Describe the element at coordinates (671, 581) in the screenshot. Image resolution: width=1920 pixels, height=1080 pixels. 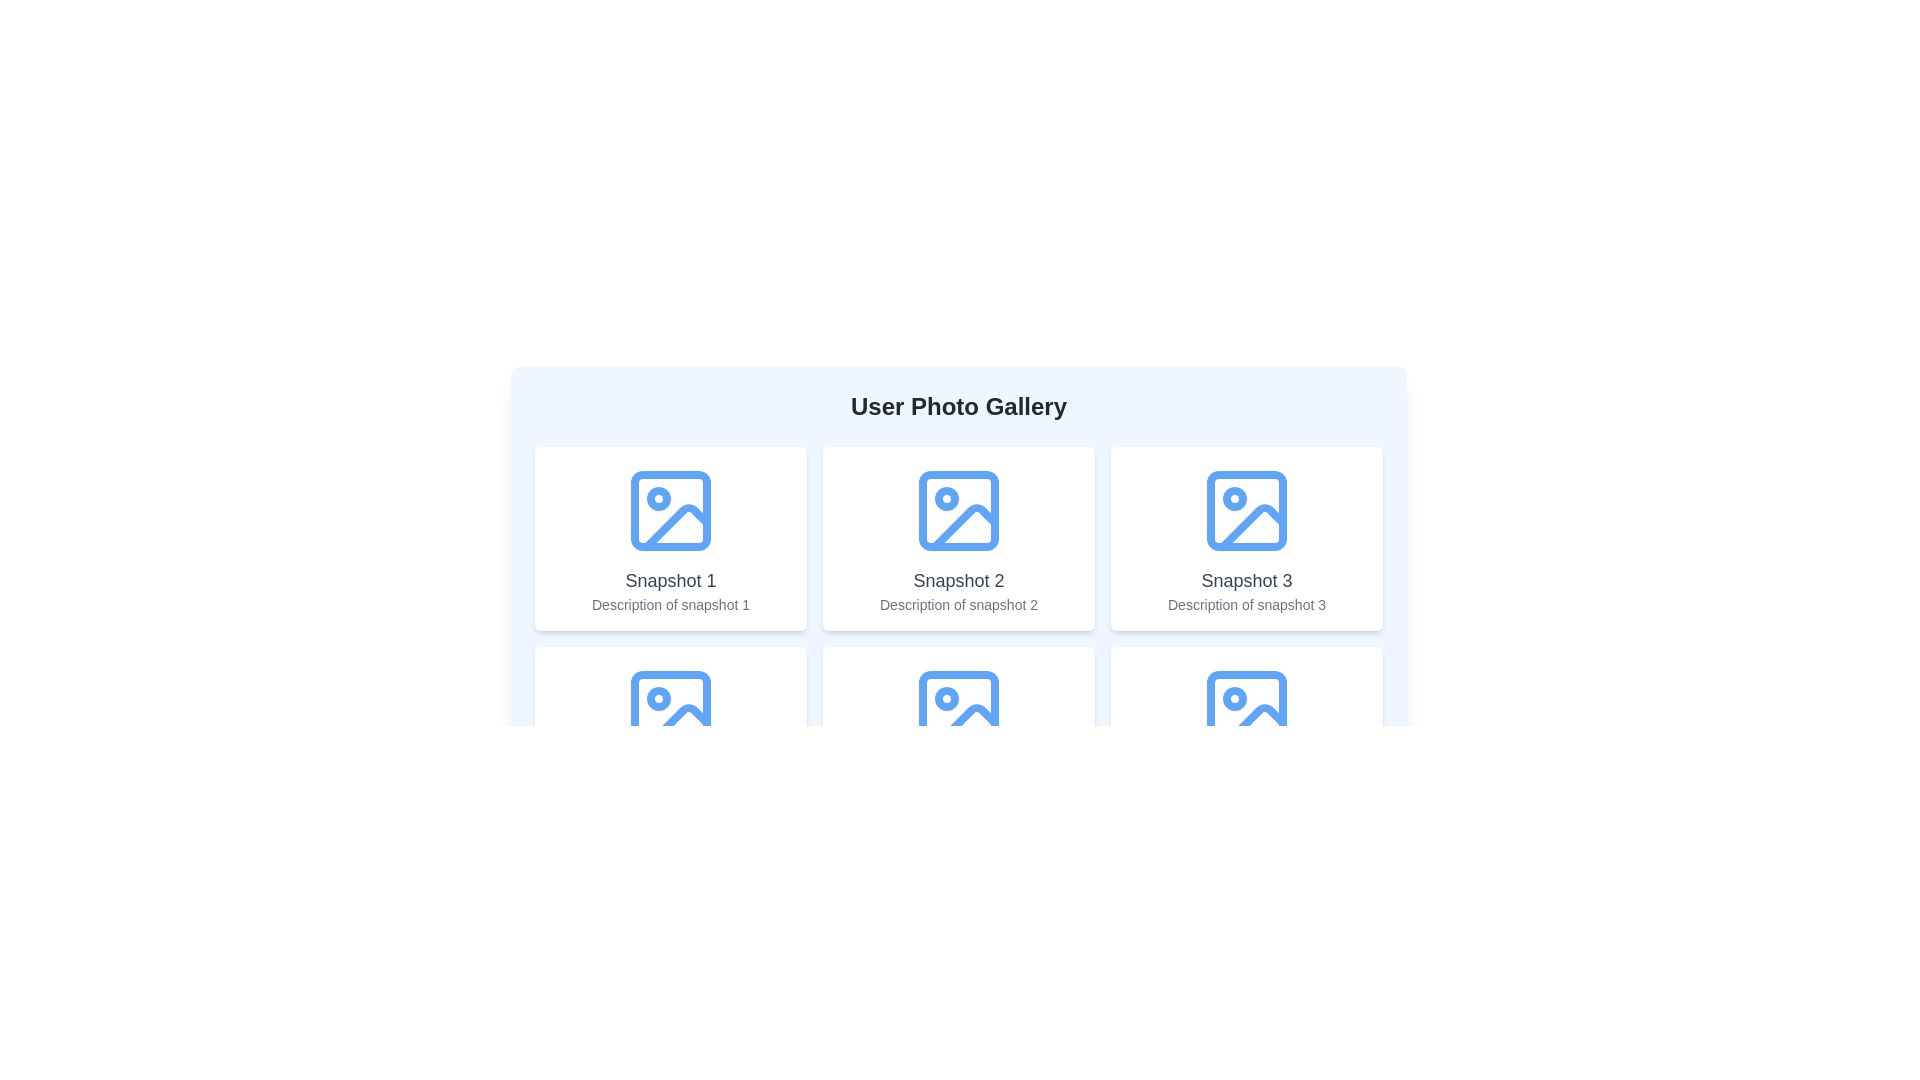
I see `the text label that serves as a title or identifier for the associated image in the gallery, located in the first slot of the grid structure` at that location.